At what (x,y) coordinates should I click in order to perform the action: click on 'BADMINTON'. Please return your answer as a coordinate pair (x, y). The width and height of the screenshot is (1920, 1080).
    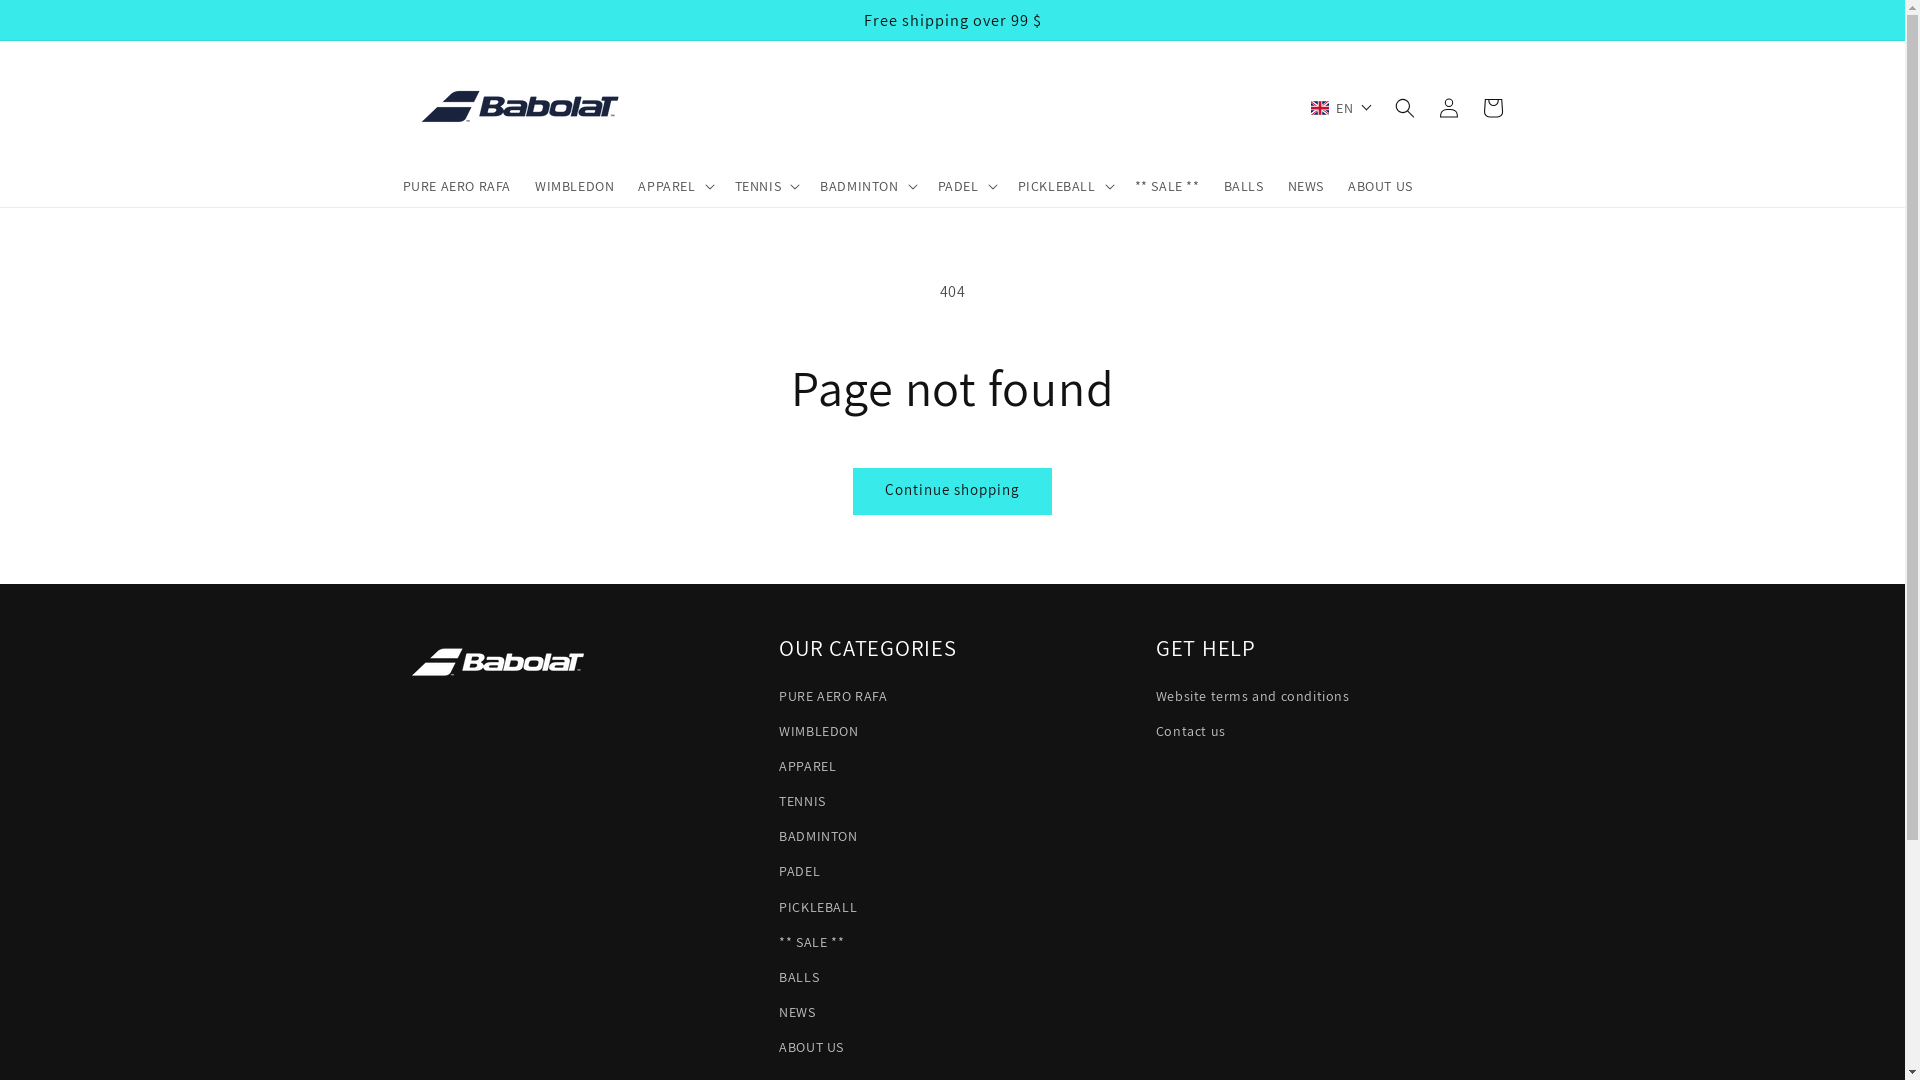
    Looking at the image, I should click on (817, 836).